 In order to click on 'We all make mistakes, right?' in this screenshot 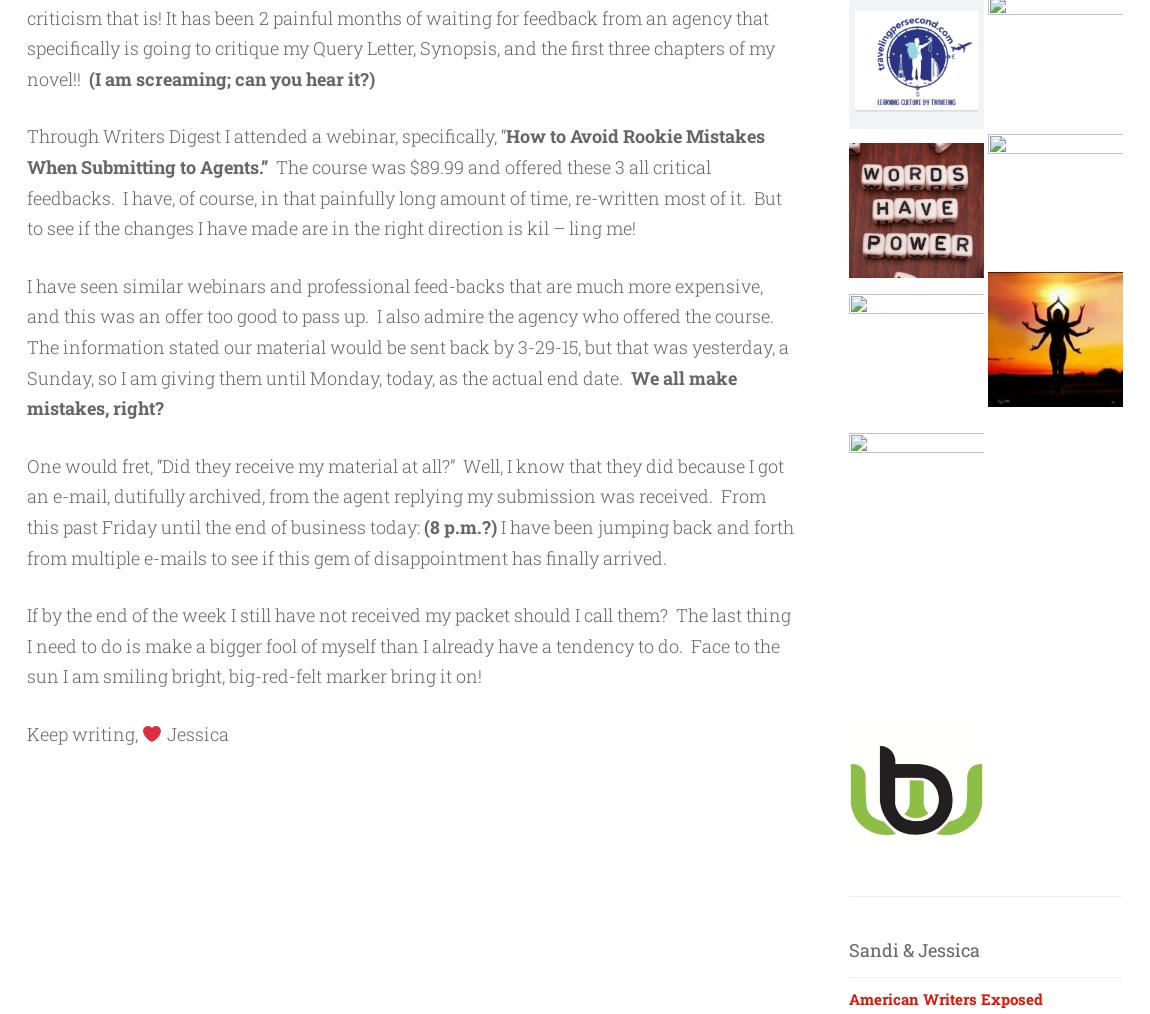, I will do `click(382, 391)`.